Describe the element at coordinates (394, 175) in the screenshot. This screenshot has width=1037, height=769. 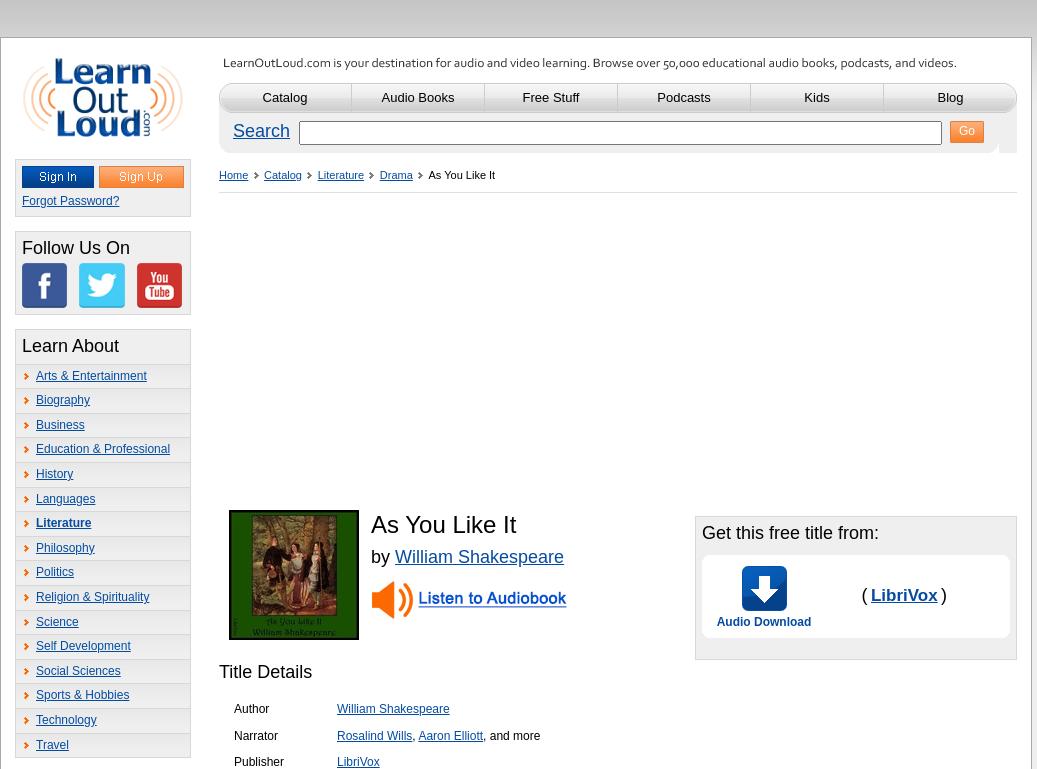
I see `'Drama'` at that location.